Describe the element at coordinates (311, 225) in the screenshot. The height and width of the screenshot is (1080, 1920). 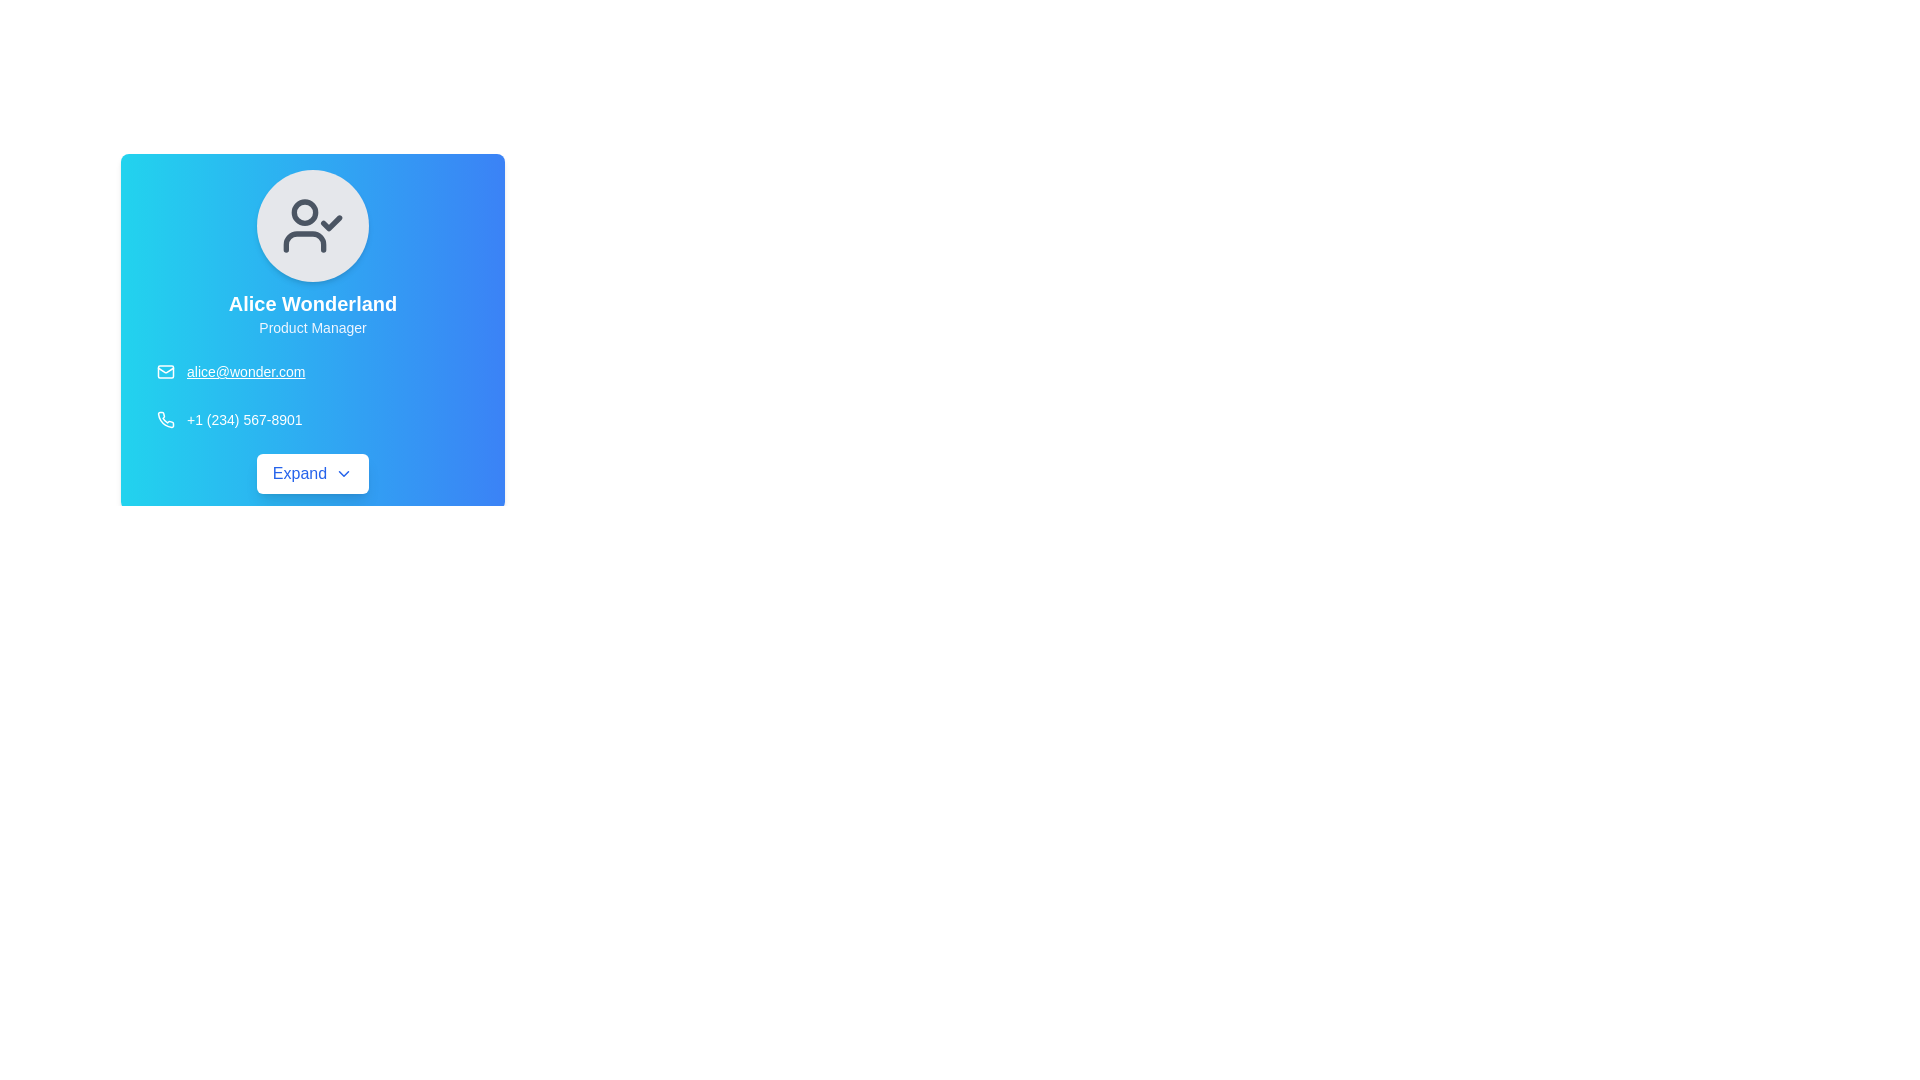
I see `the circular icon with a gray background representing a verified user, located above the name 'Alice Wonderland' and the title 'Product Manager'` at that location.